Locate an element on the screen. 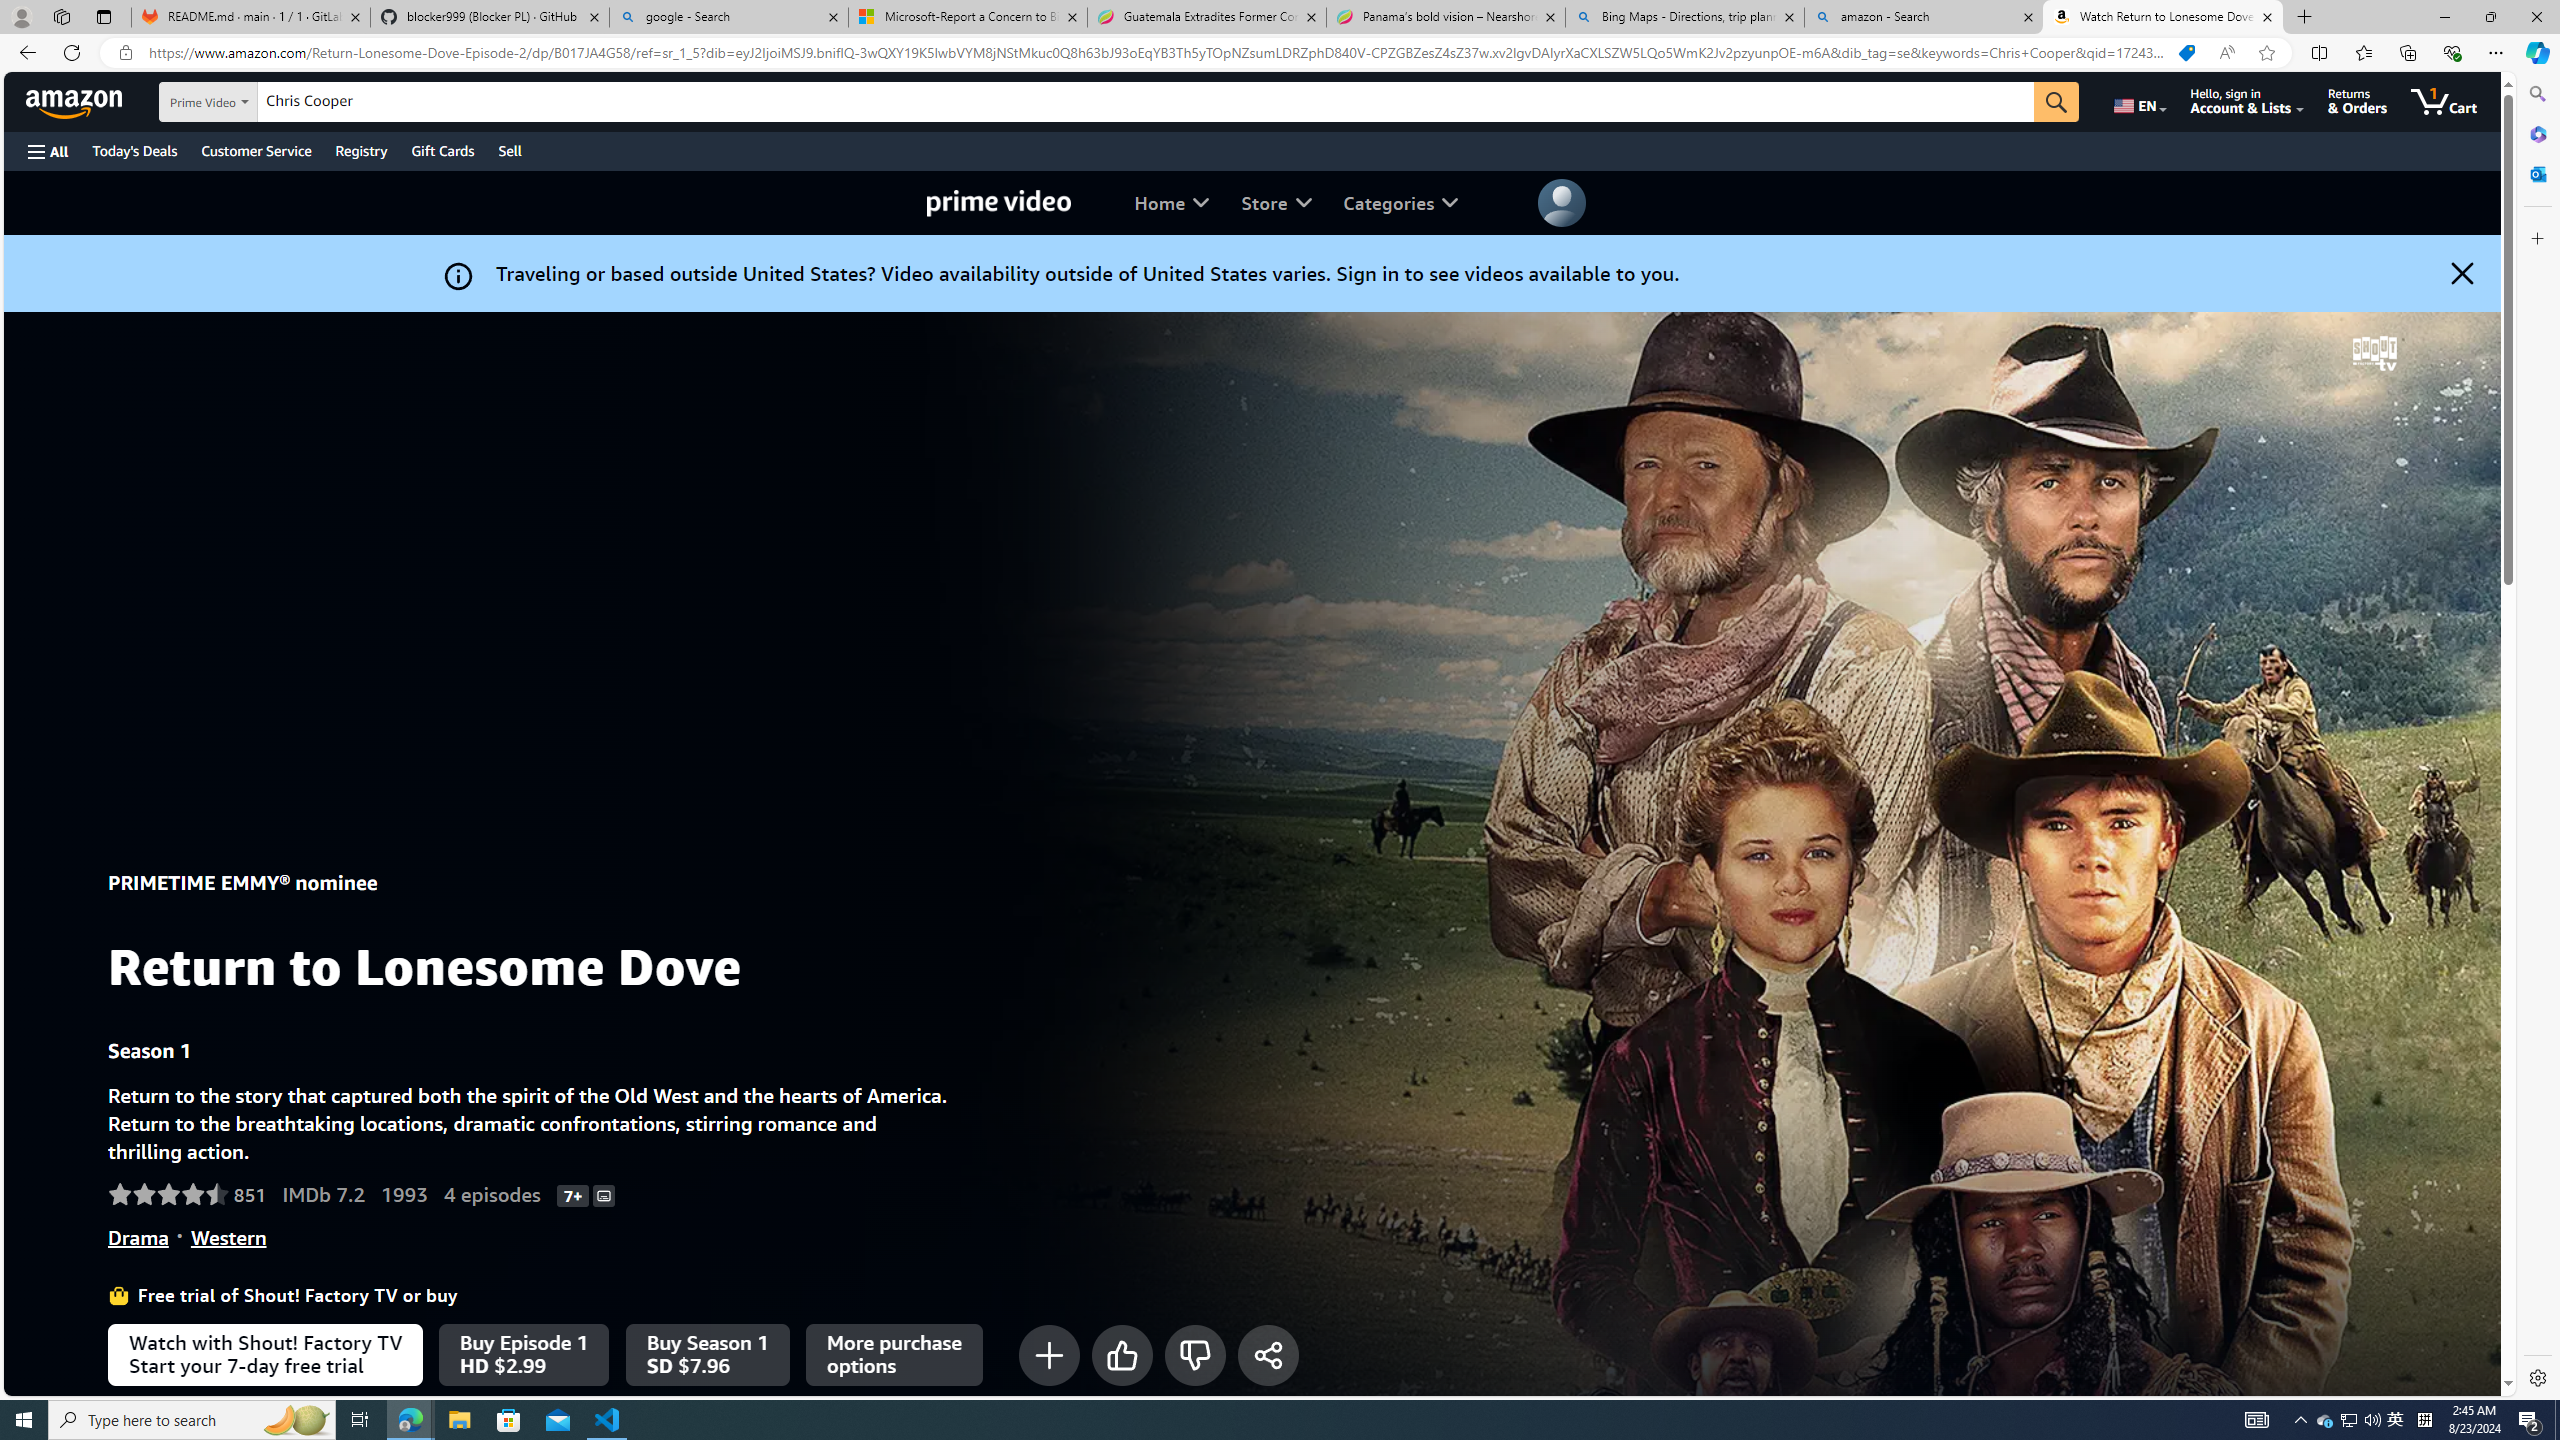 The image size is (2560, 1440). 'Today' is located at coordinates (134, 150).